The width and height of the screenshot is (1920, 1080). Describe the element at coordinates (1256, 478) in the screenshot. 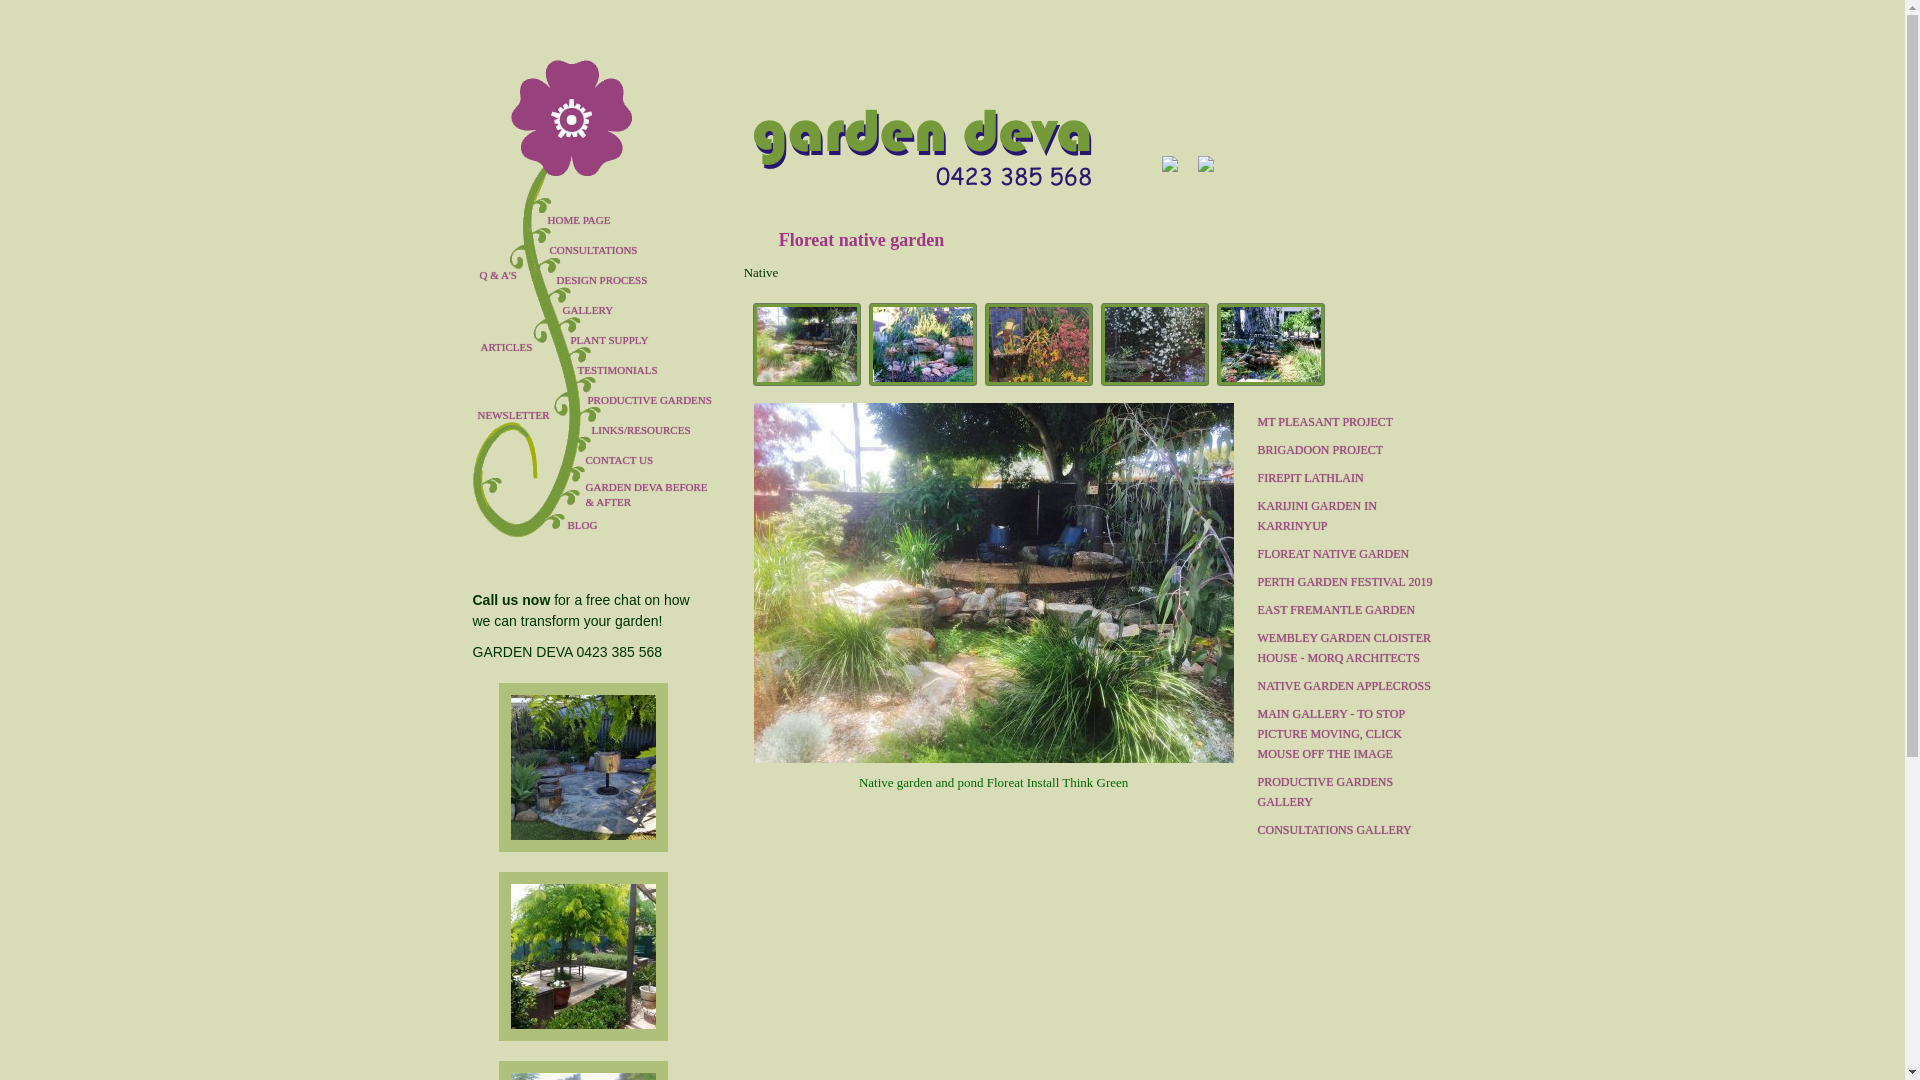

I see `'FIREPIT LATHLAIN'` at that location.